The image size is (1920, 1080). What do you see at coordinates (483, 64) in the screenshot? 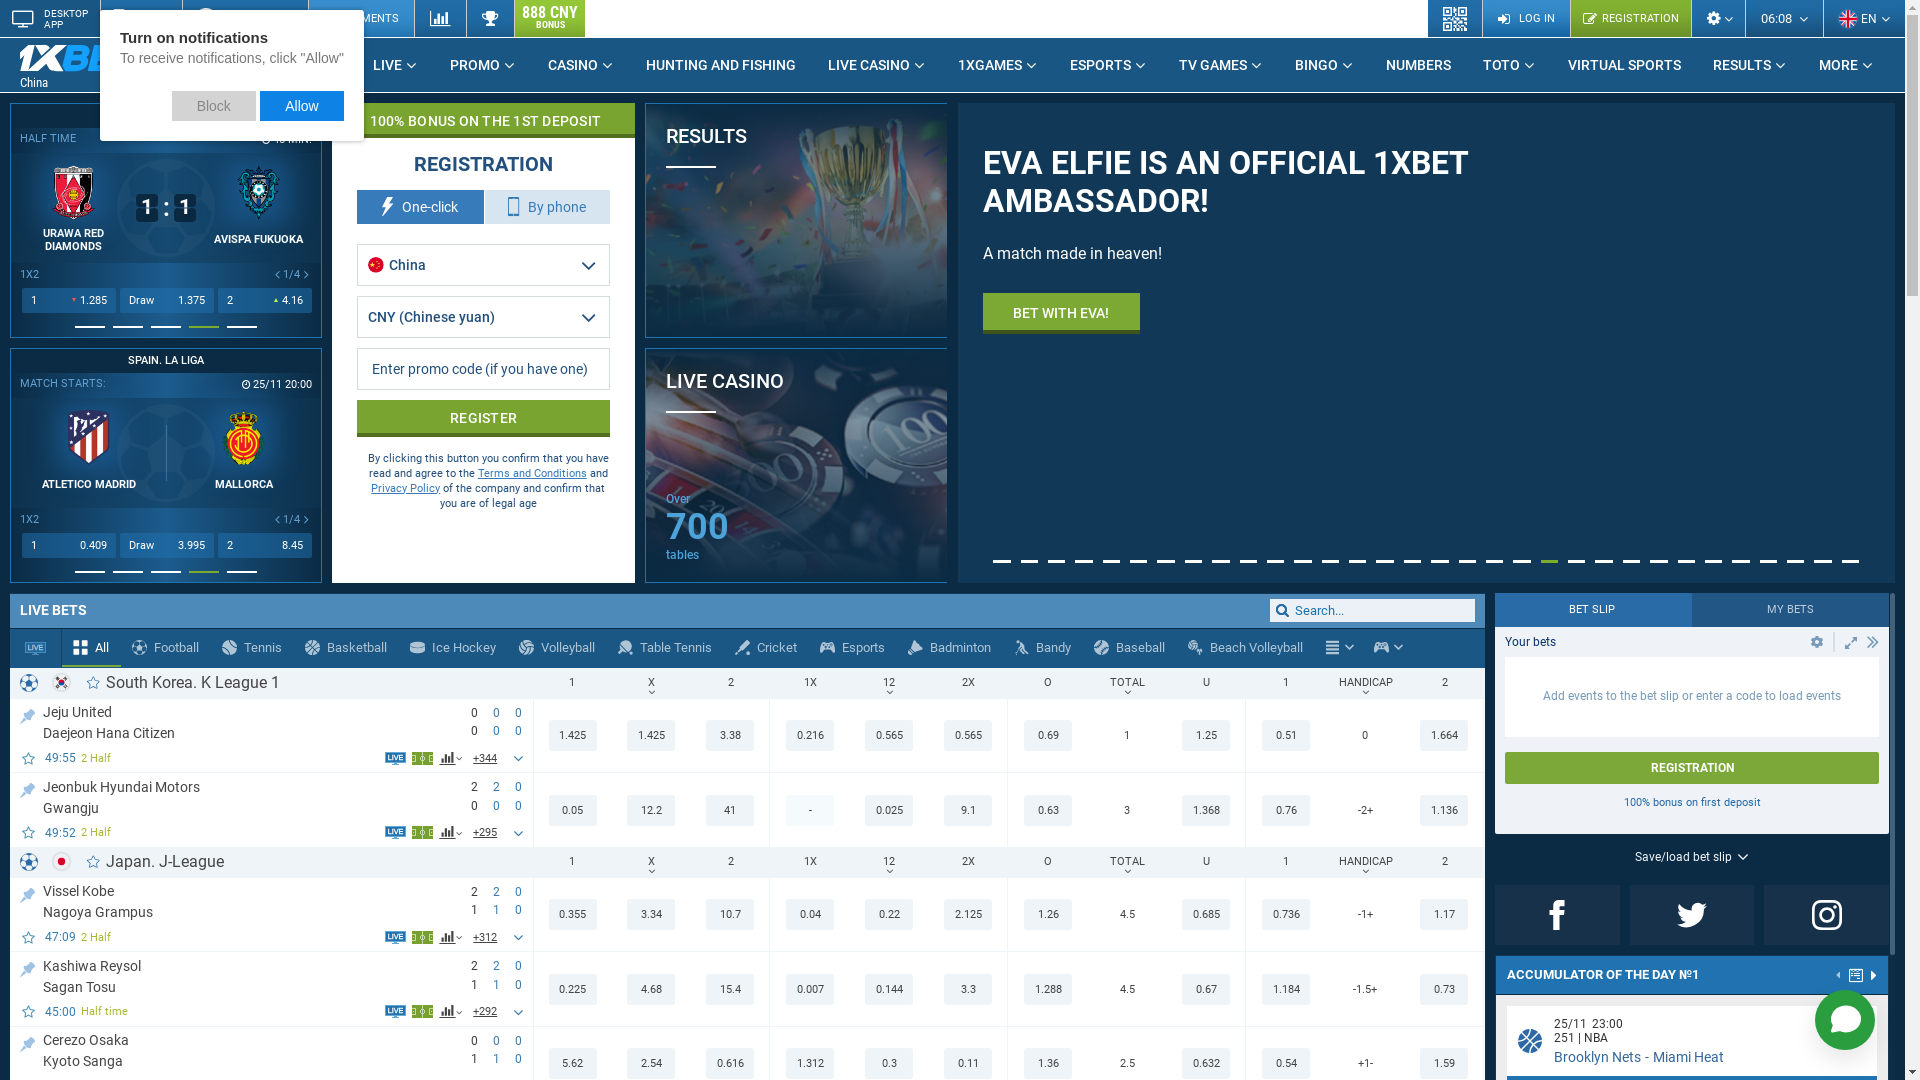
I see `'PROMO'` at bounding box center [483, 64].